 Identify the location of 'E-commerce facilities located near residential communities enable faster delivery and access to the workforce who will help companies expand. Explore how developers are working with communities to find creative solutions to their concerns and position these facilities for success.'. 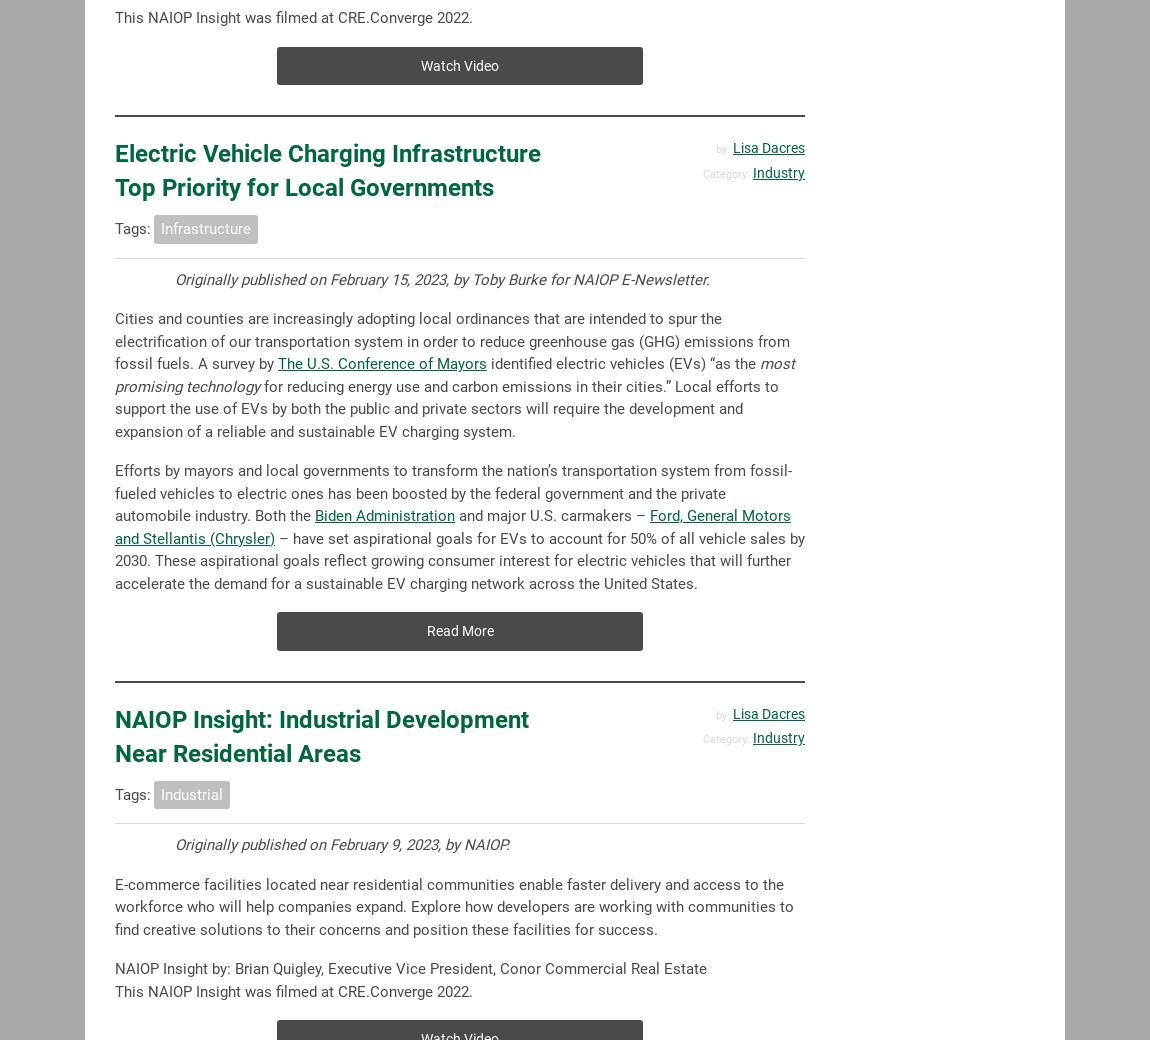
(454, 905).